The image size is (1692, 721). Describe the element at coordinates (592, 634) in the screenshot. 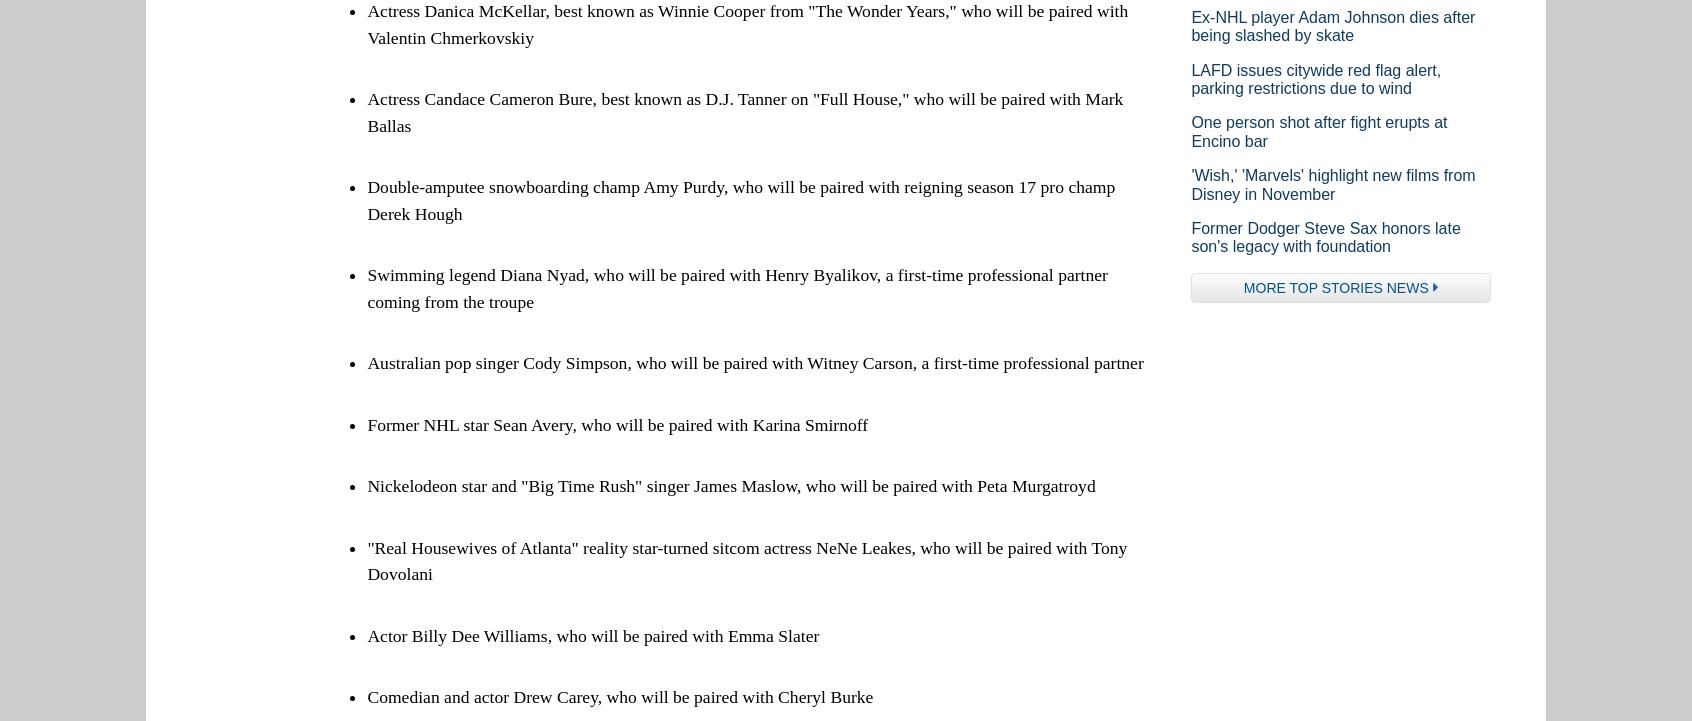

I see `'Actor Billy Dee Williams, who will be paired with Emma Slater'` at that location.